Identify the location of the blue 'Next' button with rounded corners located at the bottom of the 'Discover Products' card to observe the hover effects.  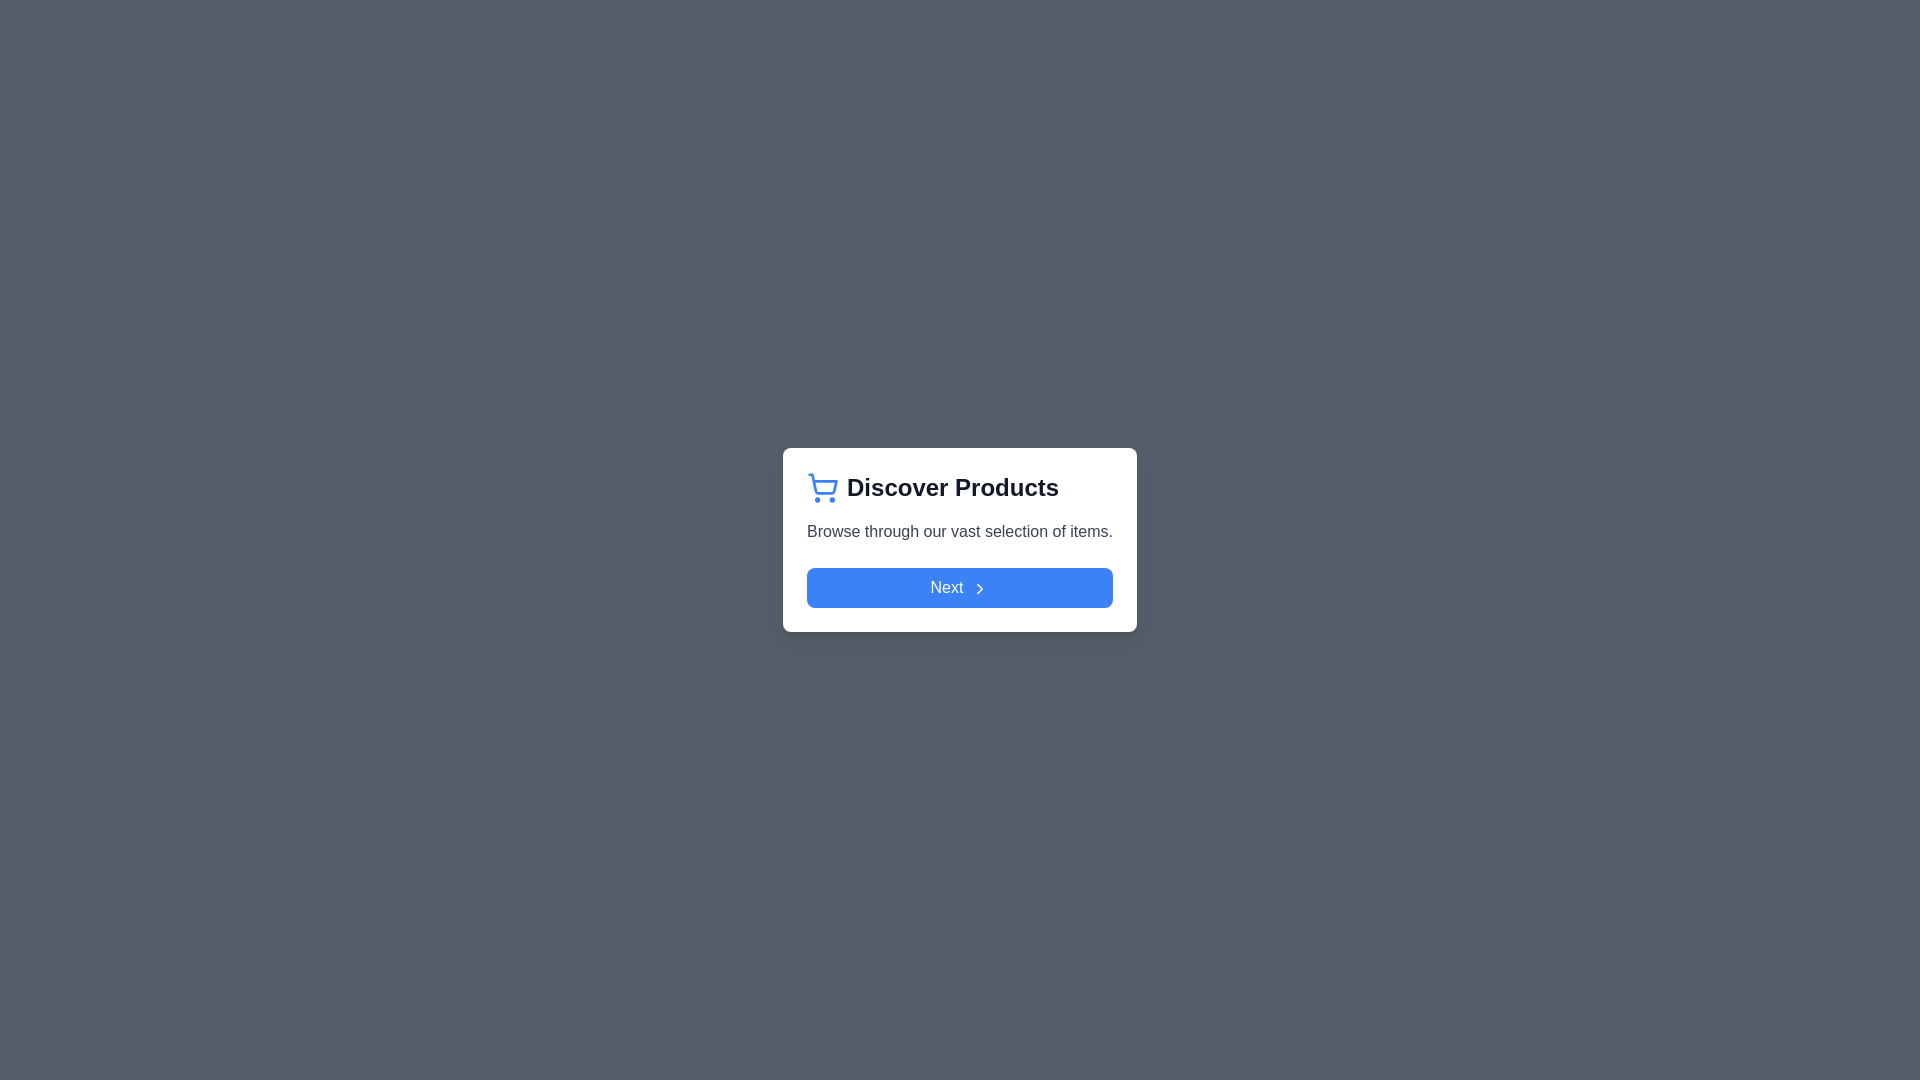
(960, 586).